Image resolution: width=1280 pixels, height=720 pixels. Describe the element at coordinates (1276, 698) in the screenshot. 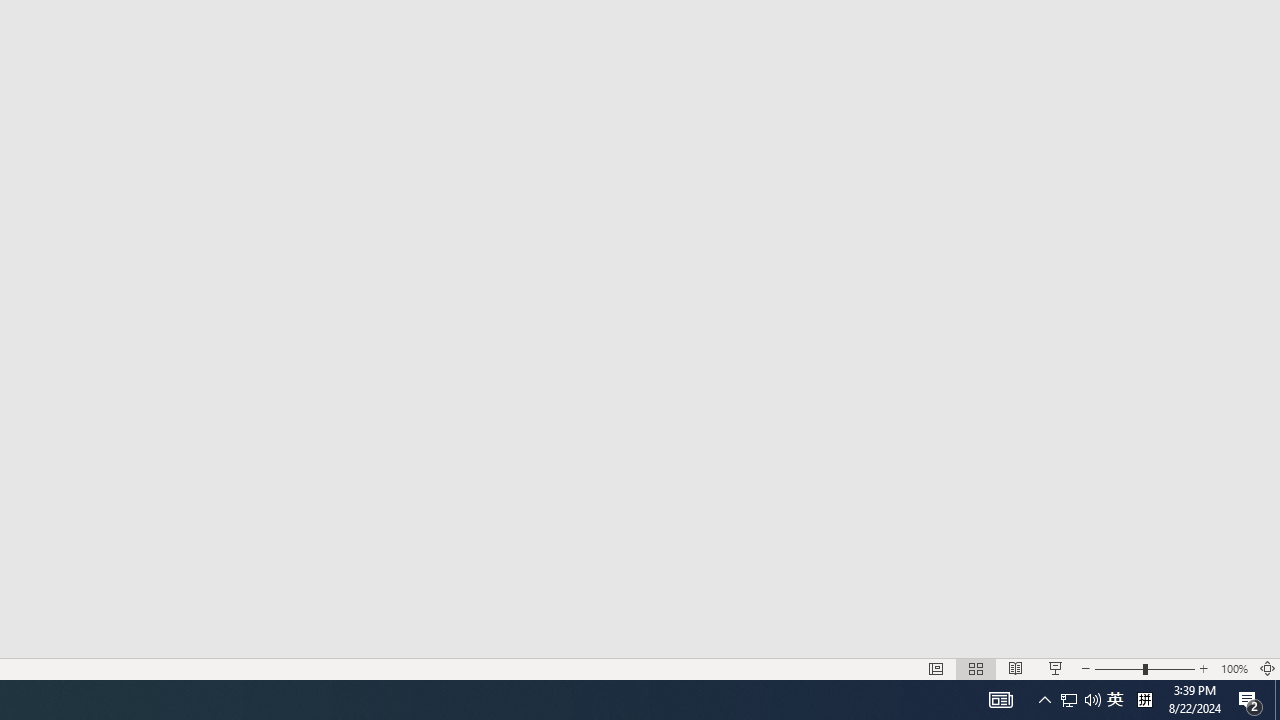

I see `'Zoom to Fit '` at that location.